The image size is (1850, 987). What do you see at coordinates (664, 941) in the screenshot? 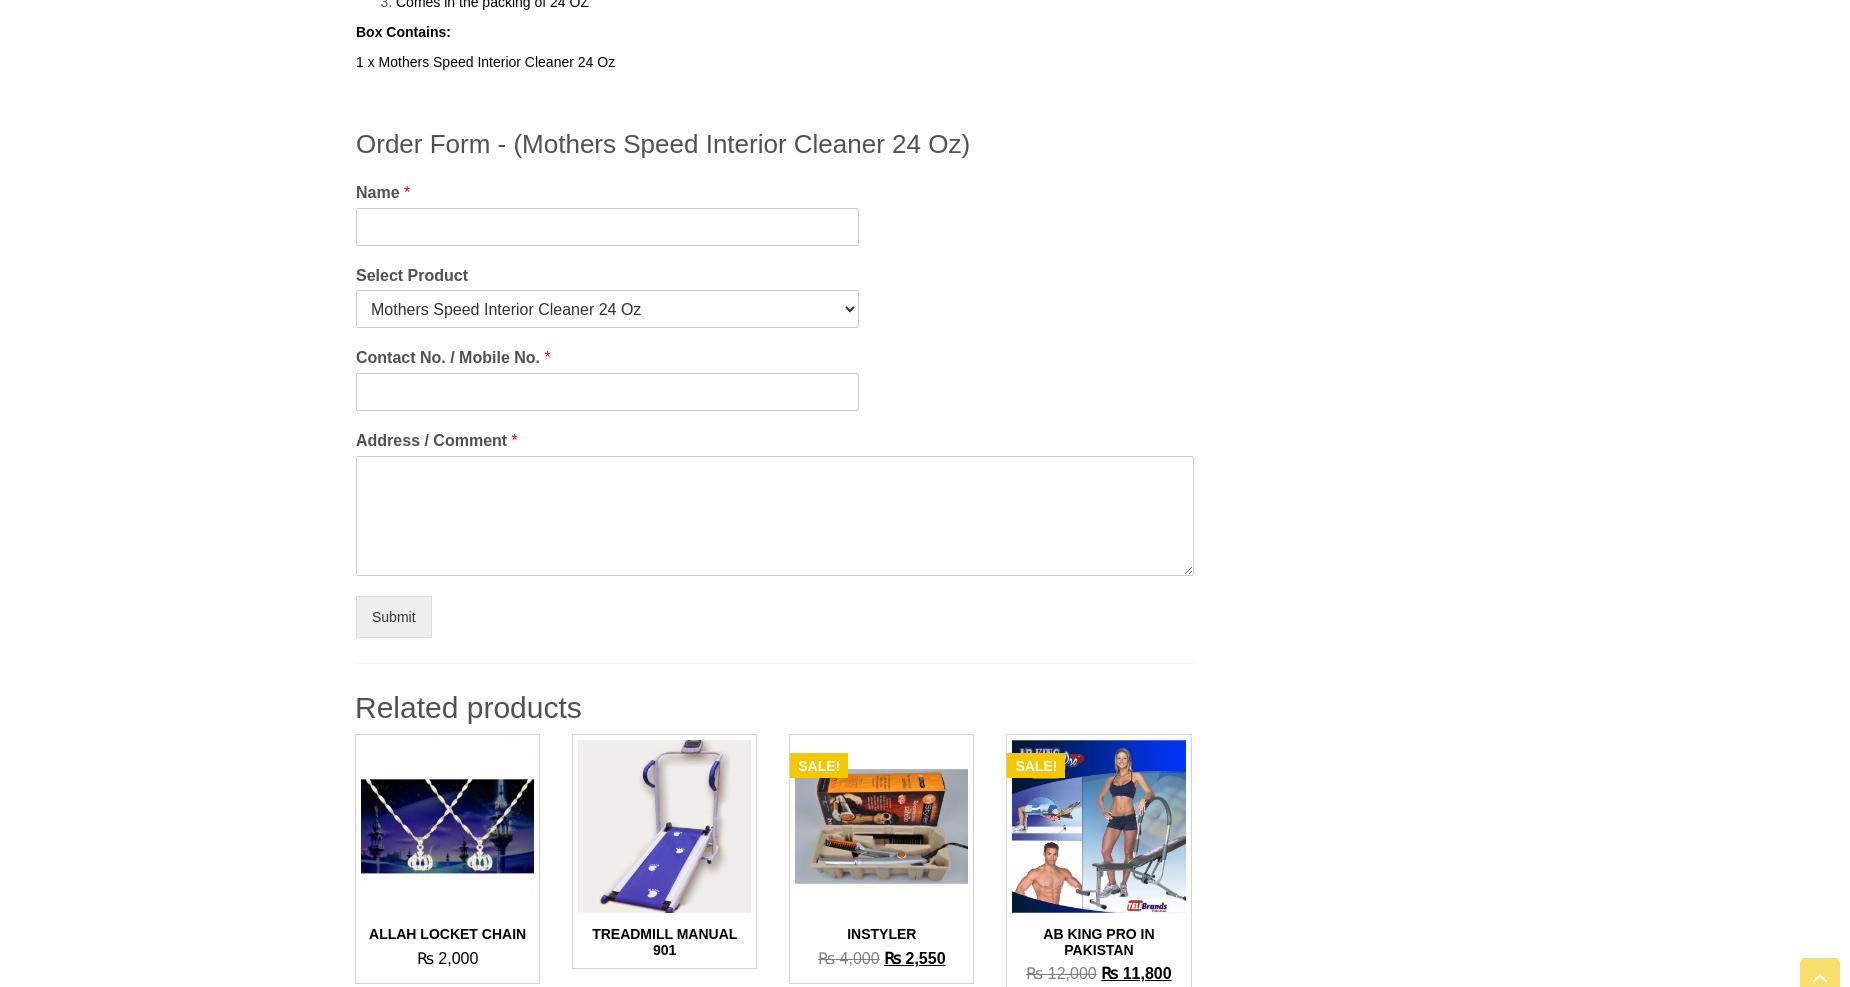
I see `'Treadmill Manual 901'` at bounding box center [664, 941].